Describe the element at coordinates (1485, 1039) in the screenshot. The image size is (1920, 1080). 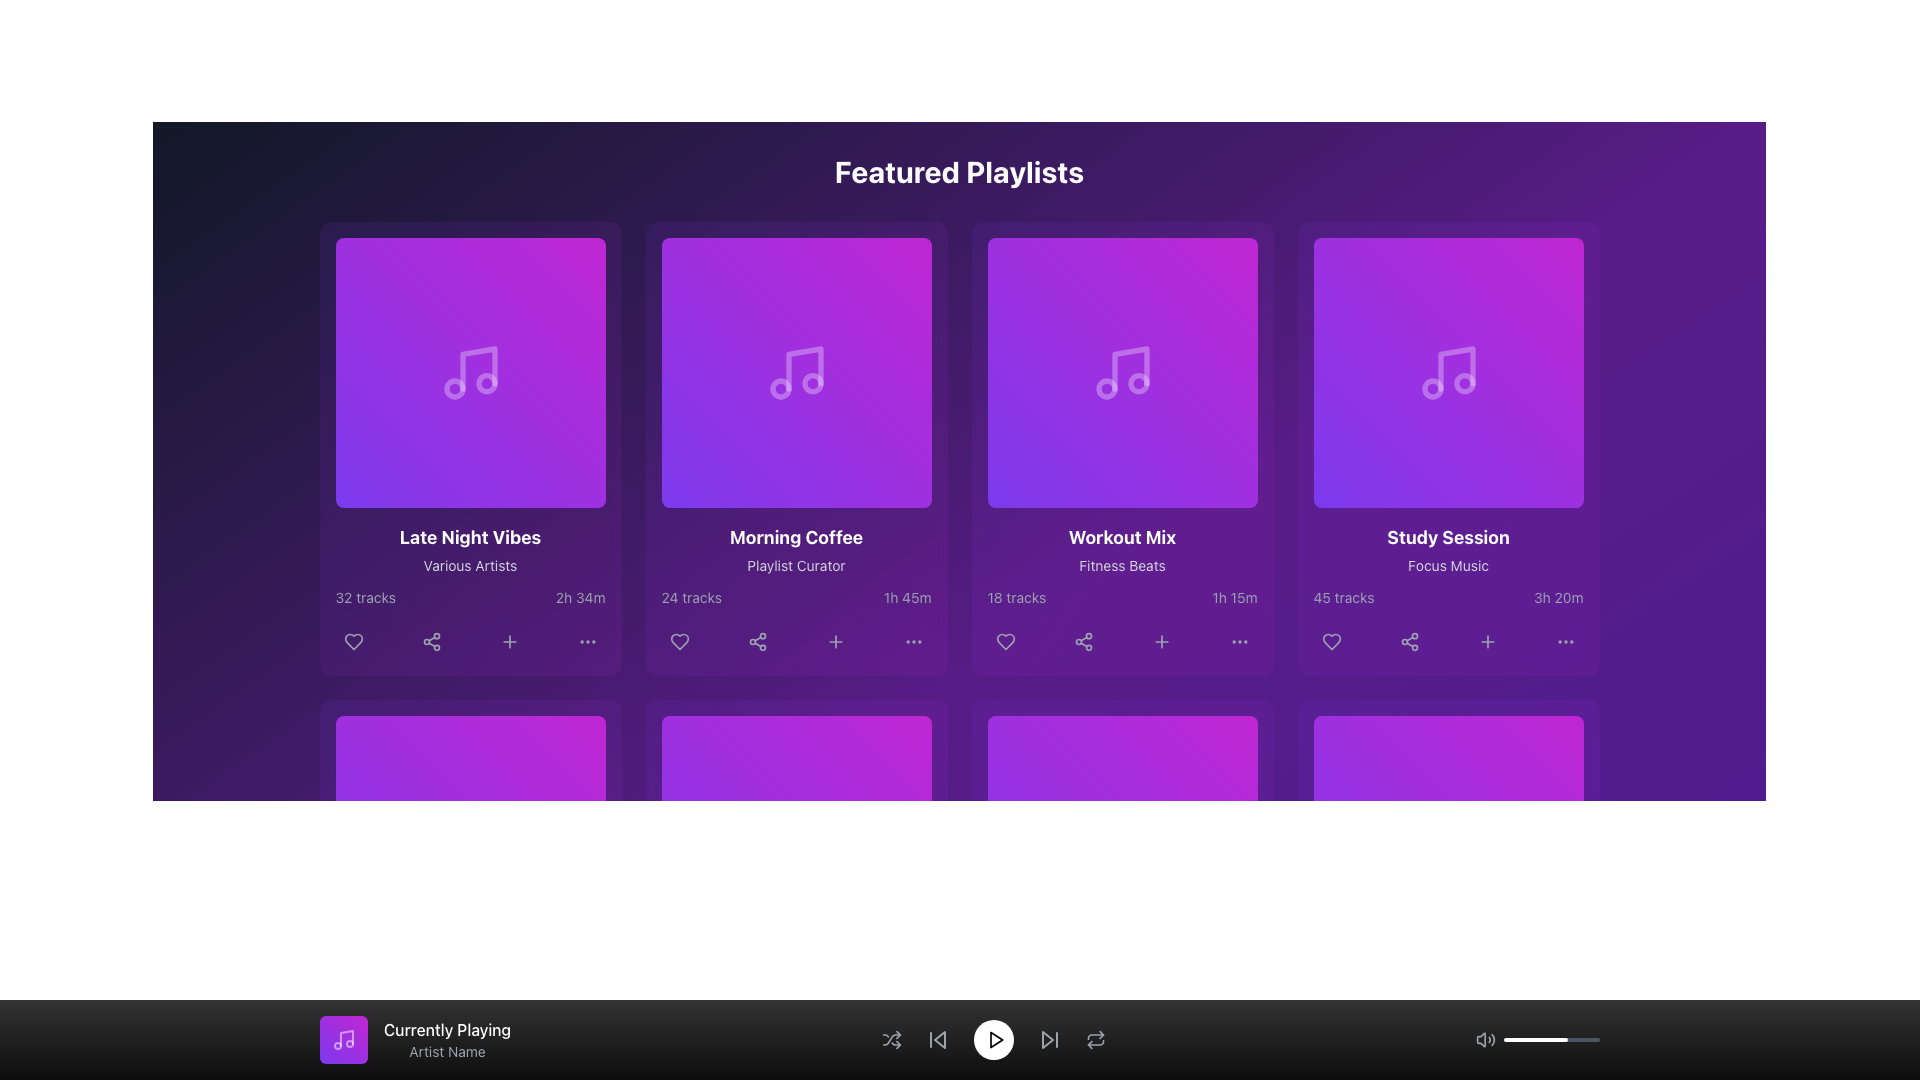
I see `the current state of the volume control icon located in the media control toolbar at the bottom left side of the player controls` at that location.